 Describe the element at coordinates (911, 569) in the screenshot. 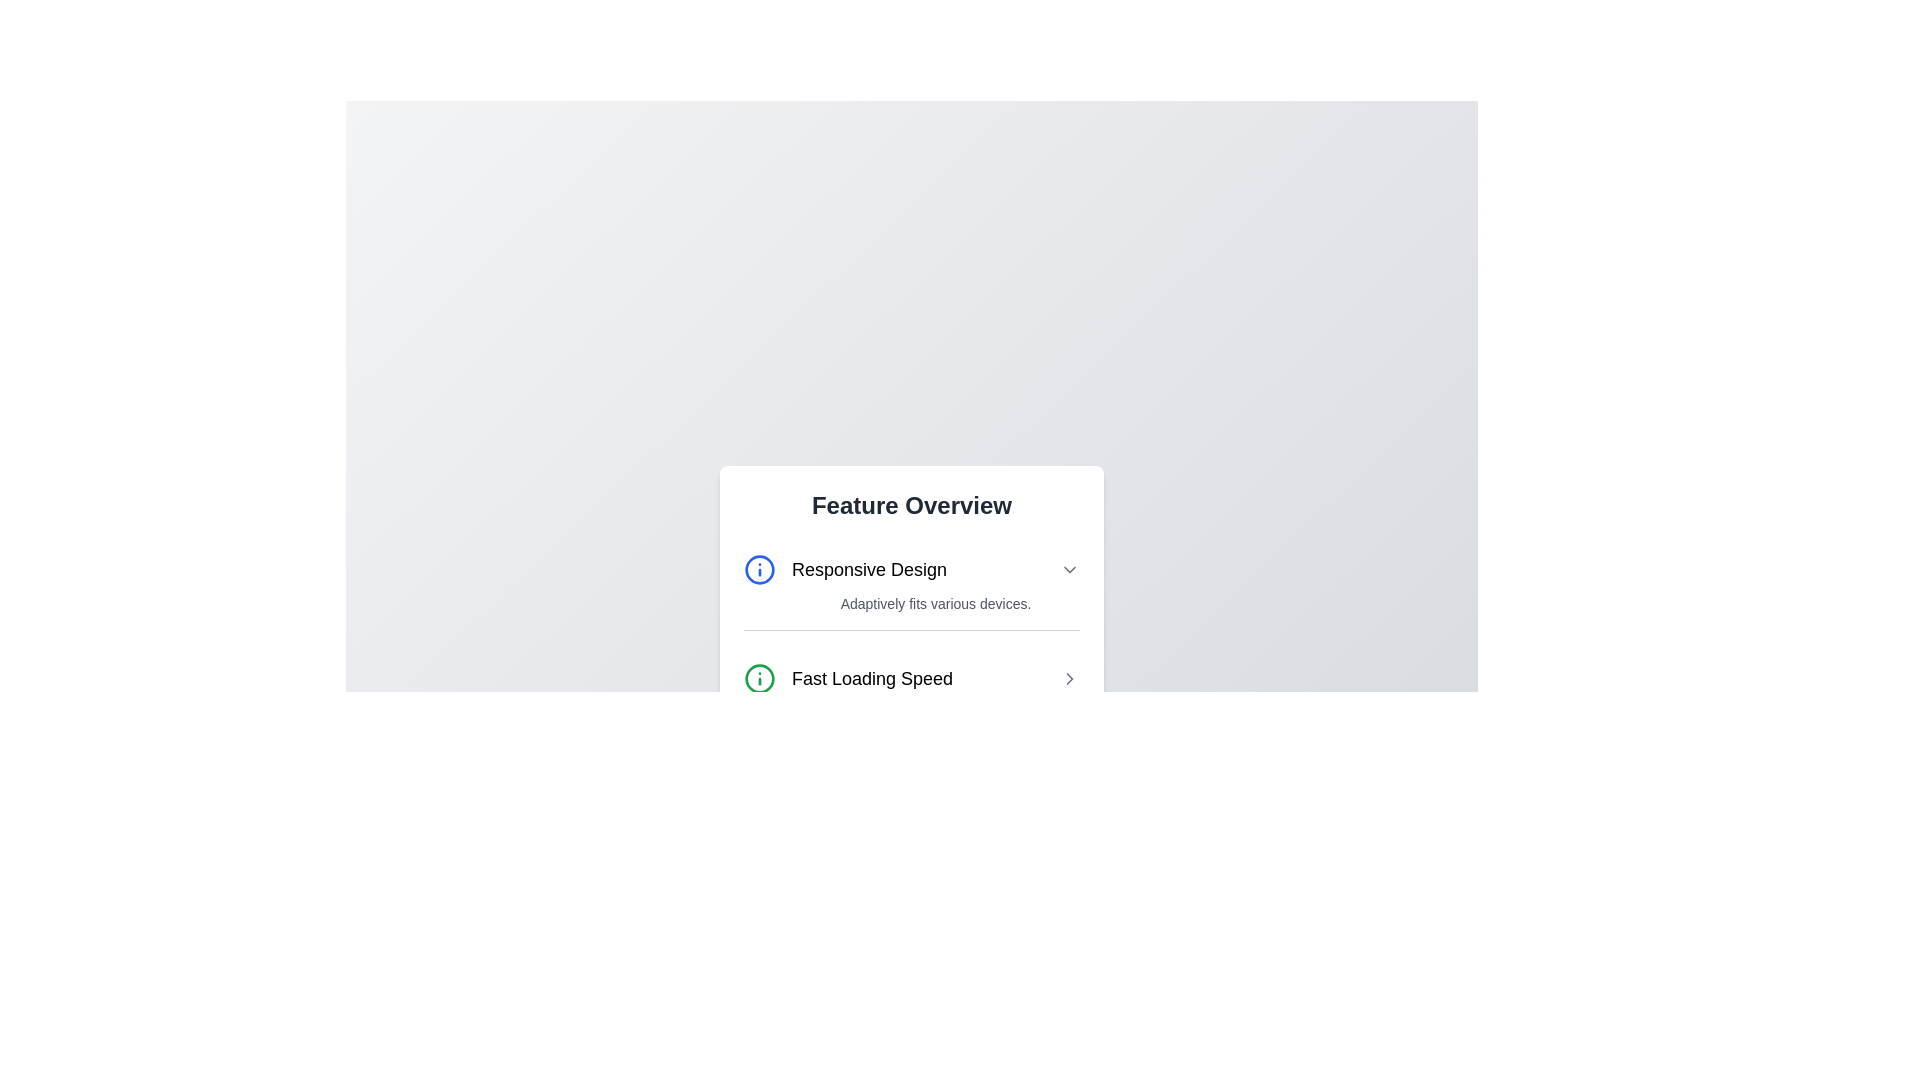

I see `the 'Responsive Design' expandable list item header` at that location.